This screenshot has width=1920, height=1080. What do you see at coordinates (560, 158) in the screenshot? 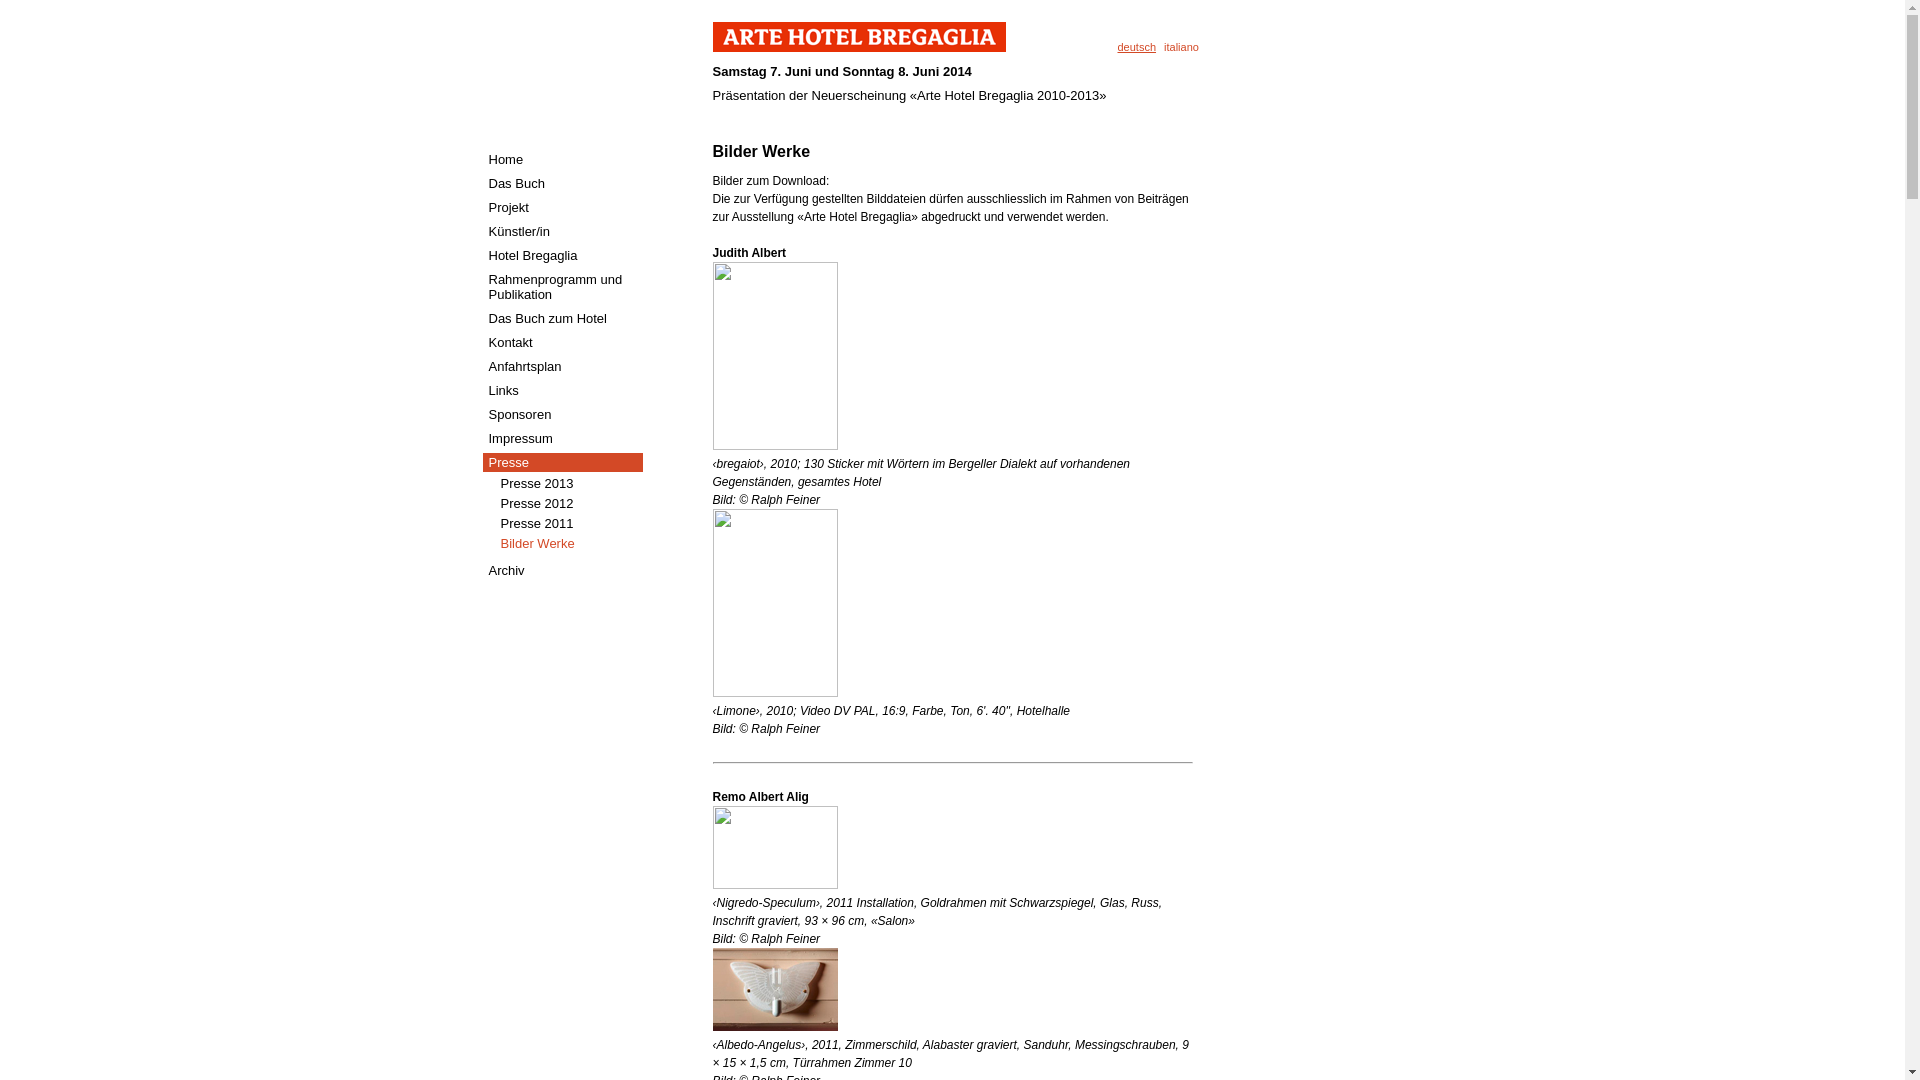
I see `'Home'` at bounding box center [560, 158].